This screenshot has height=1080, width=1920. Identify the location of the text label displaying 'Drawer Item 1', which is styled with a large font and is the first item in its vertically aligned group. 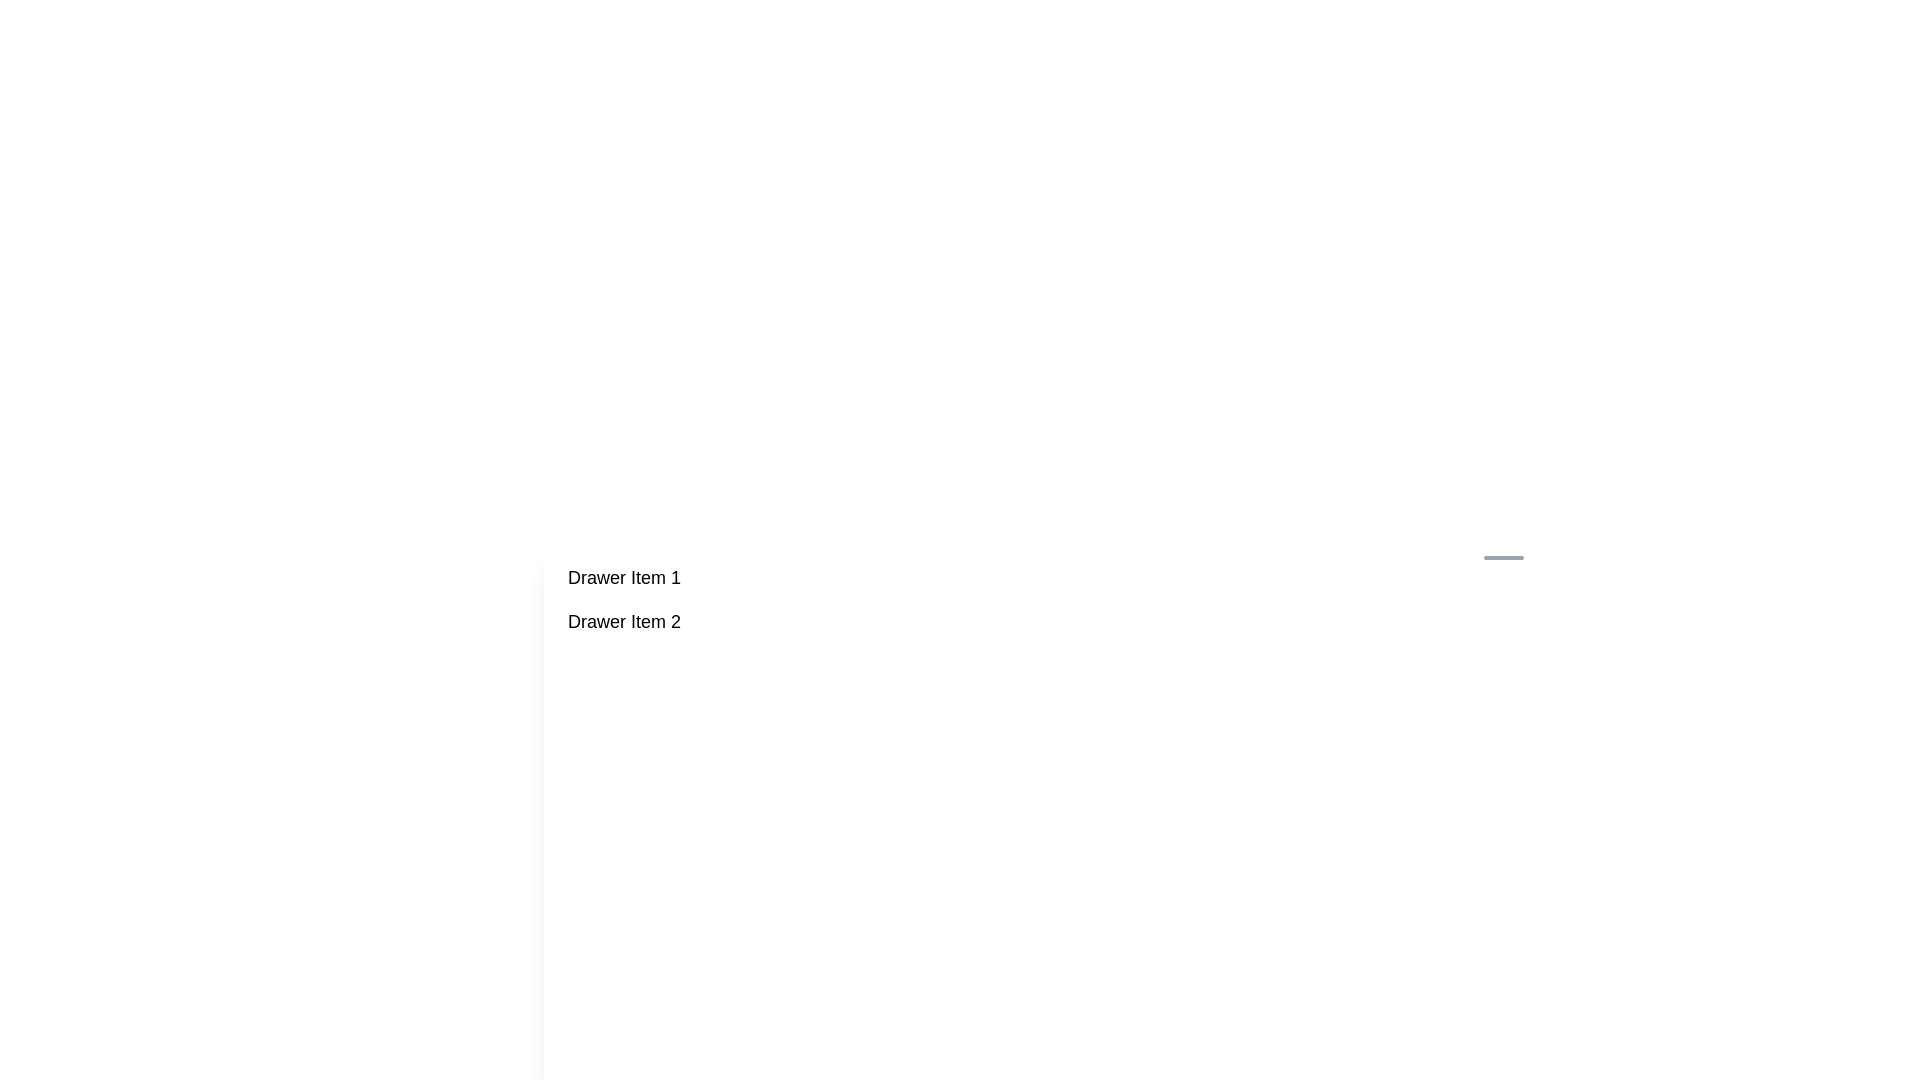
(623, 578).